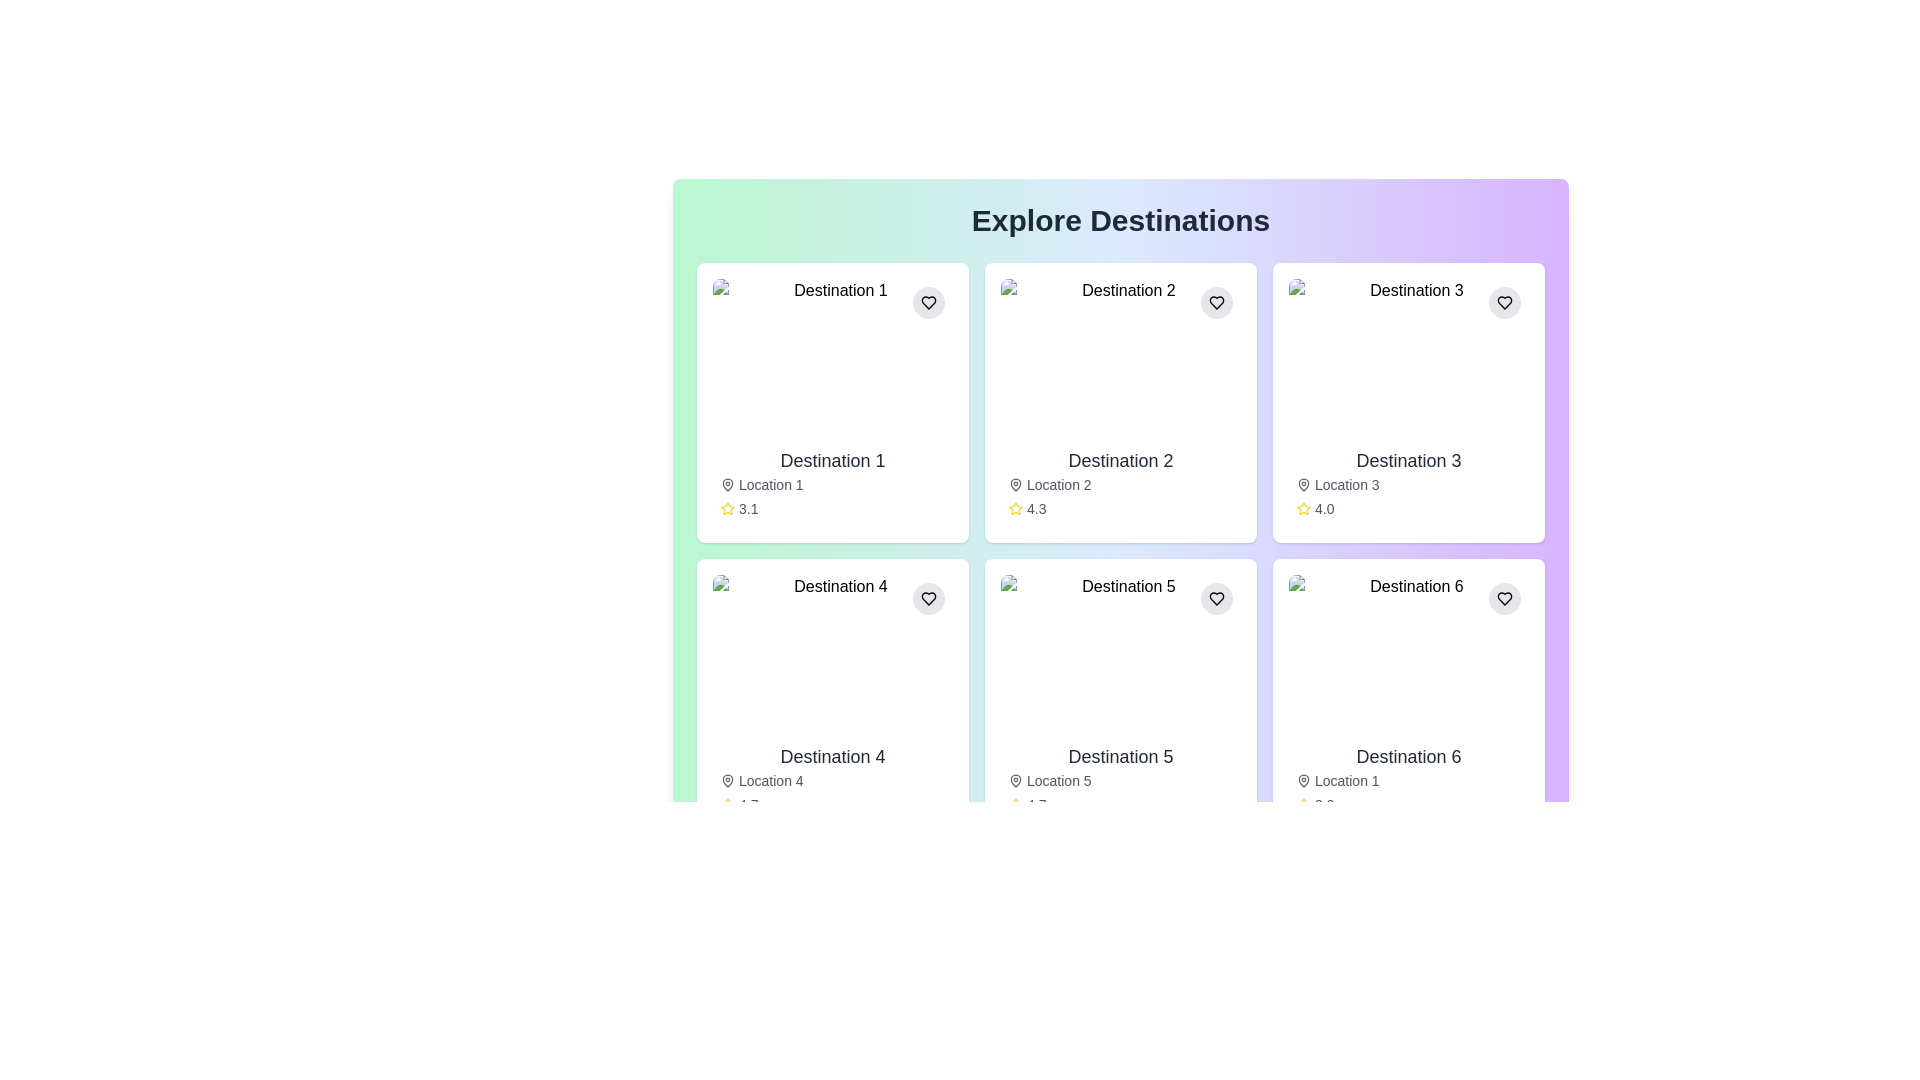 This screenshot has width=1920, height=1080. I want to click on on the destination summary card located at the top-left corner of the grid layout, so click(833, 402).